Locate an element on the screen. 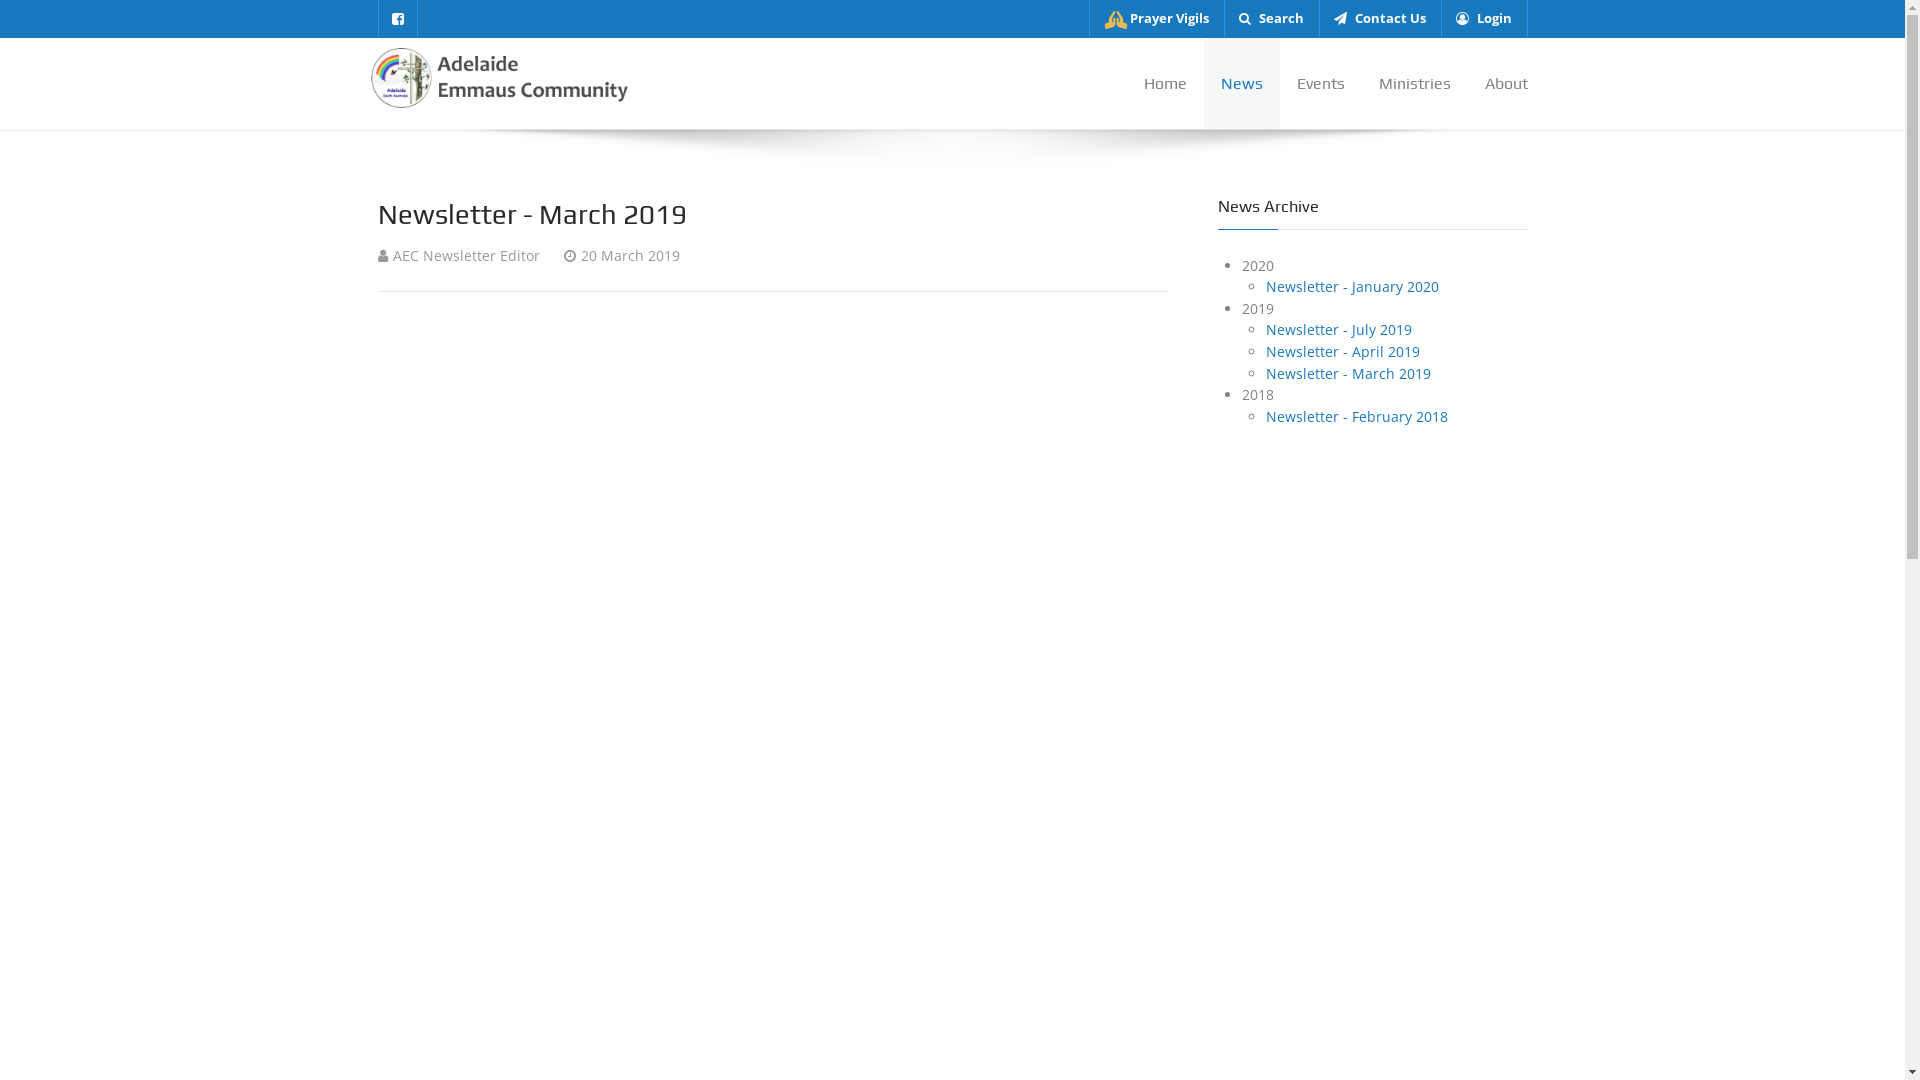  'Home' is located at coordinates (1164, 82).